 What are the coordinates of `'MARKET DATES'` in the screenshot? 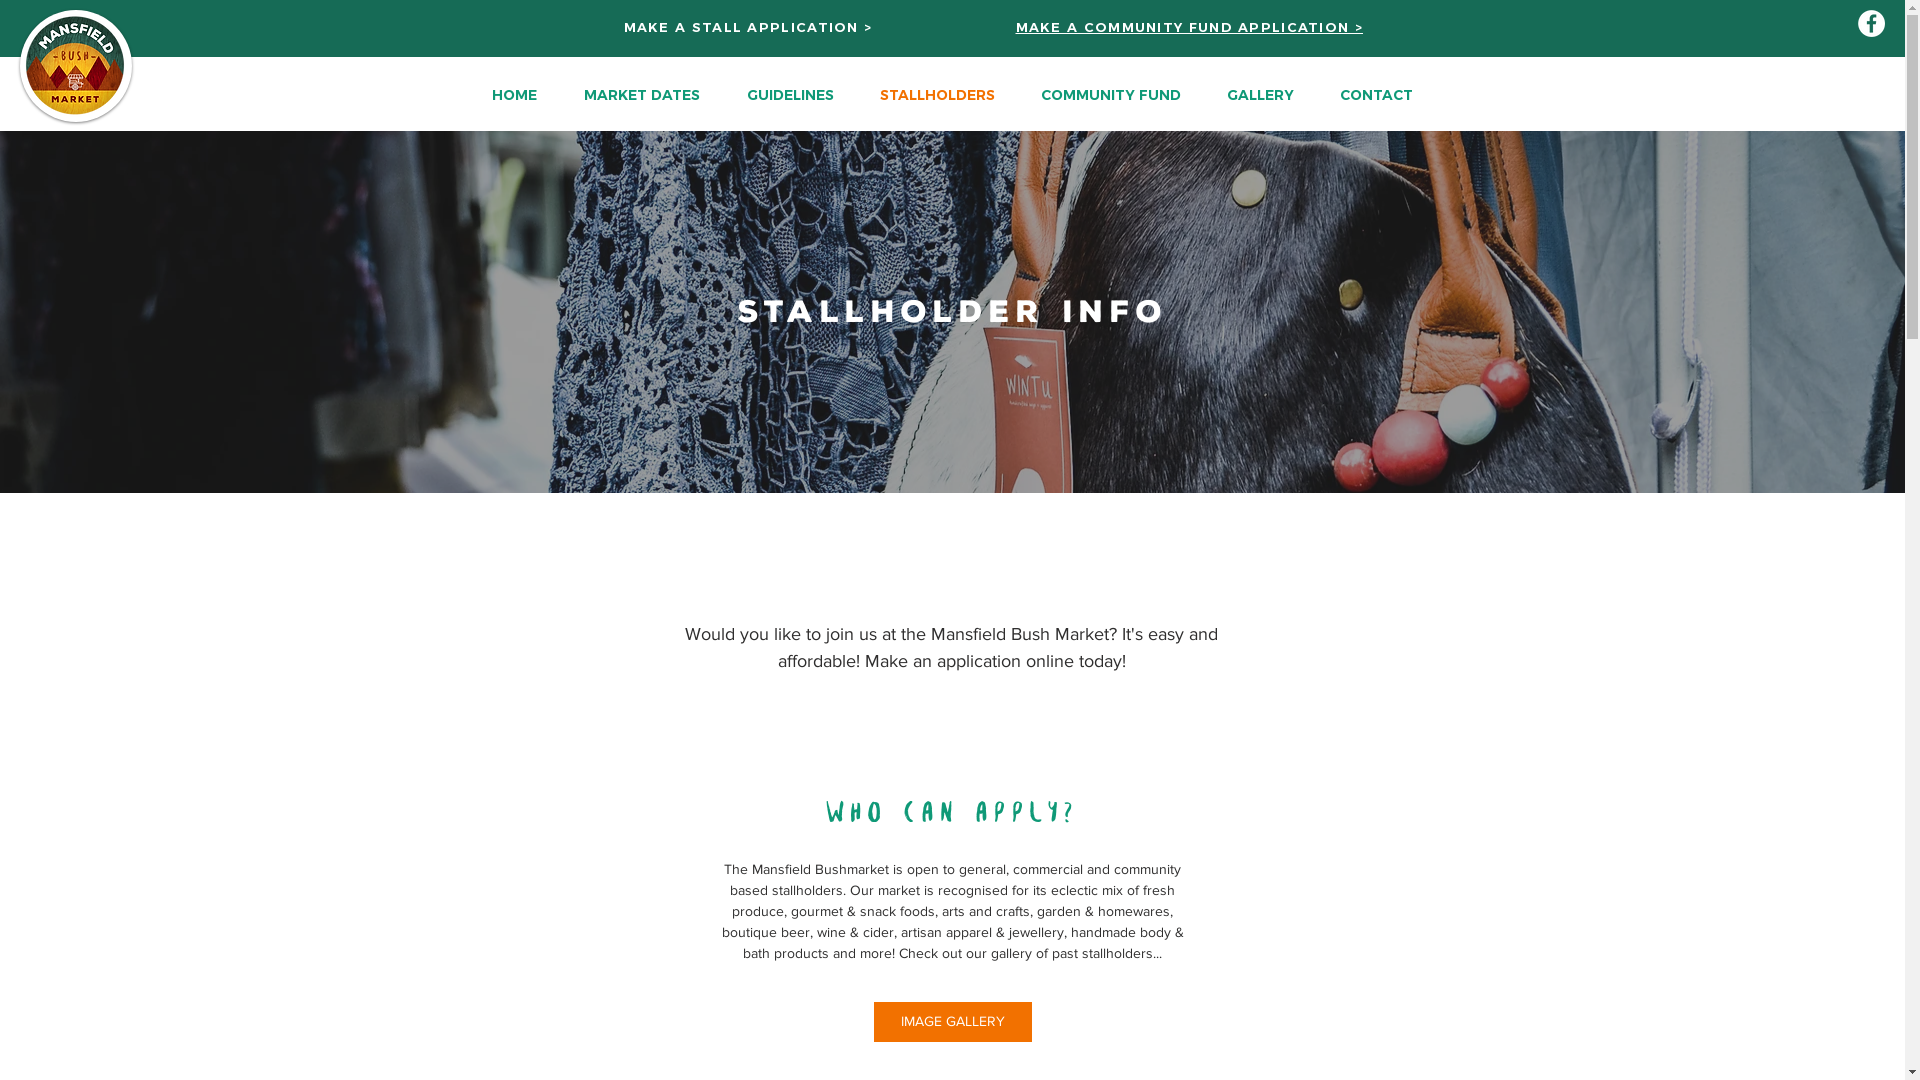 It's located at (641, 94).